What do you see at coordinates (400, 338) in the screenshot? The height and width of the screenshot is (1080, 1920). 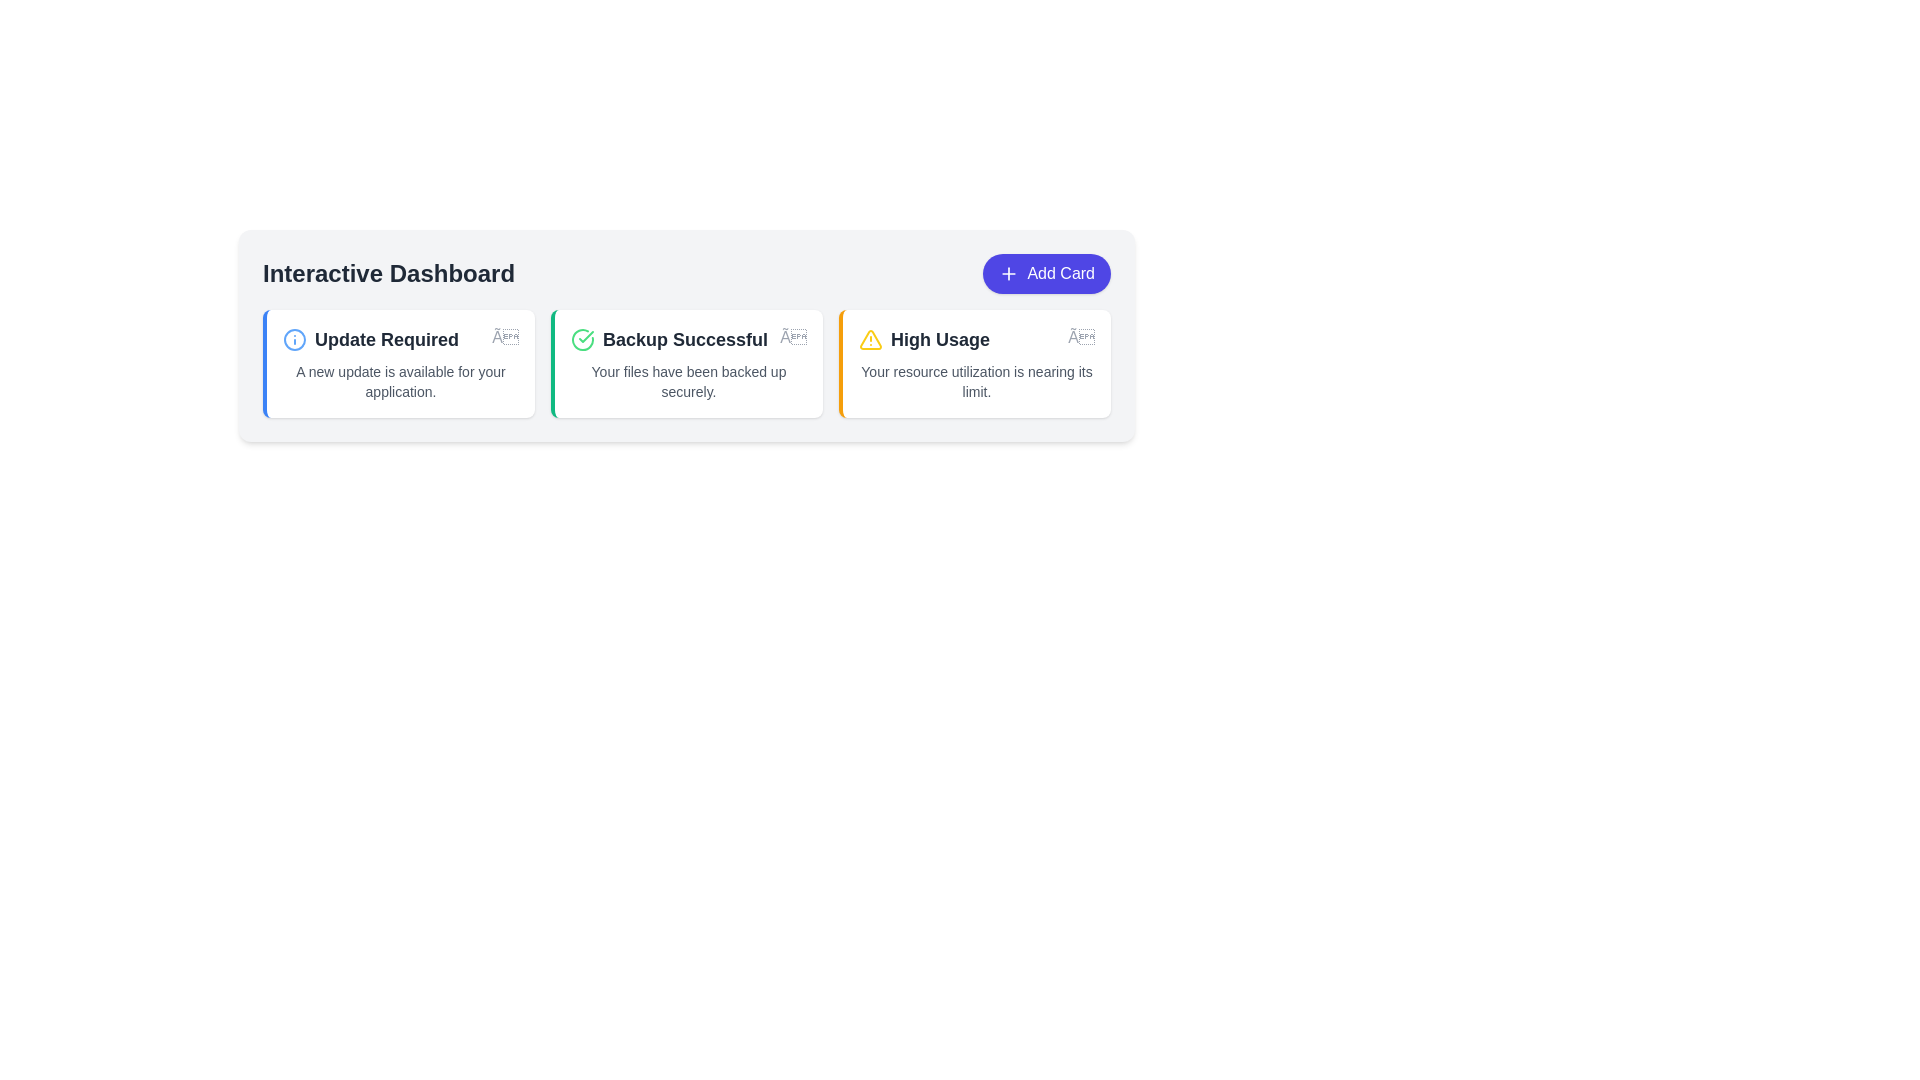 I see `text content of the heading label located at the top-left corner of the first card in the dashboard that indicates the update requirement` at bounding box center [400, 338].